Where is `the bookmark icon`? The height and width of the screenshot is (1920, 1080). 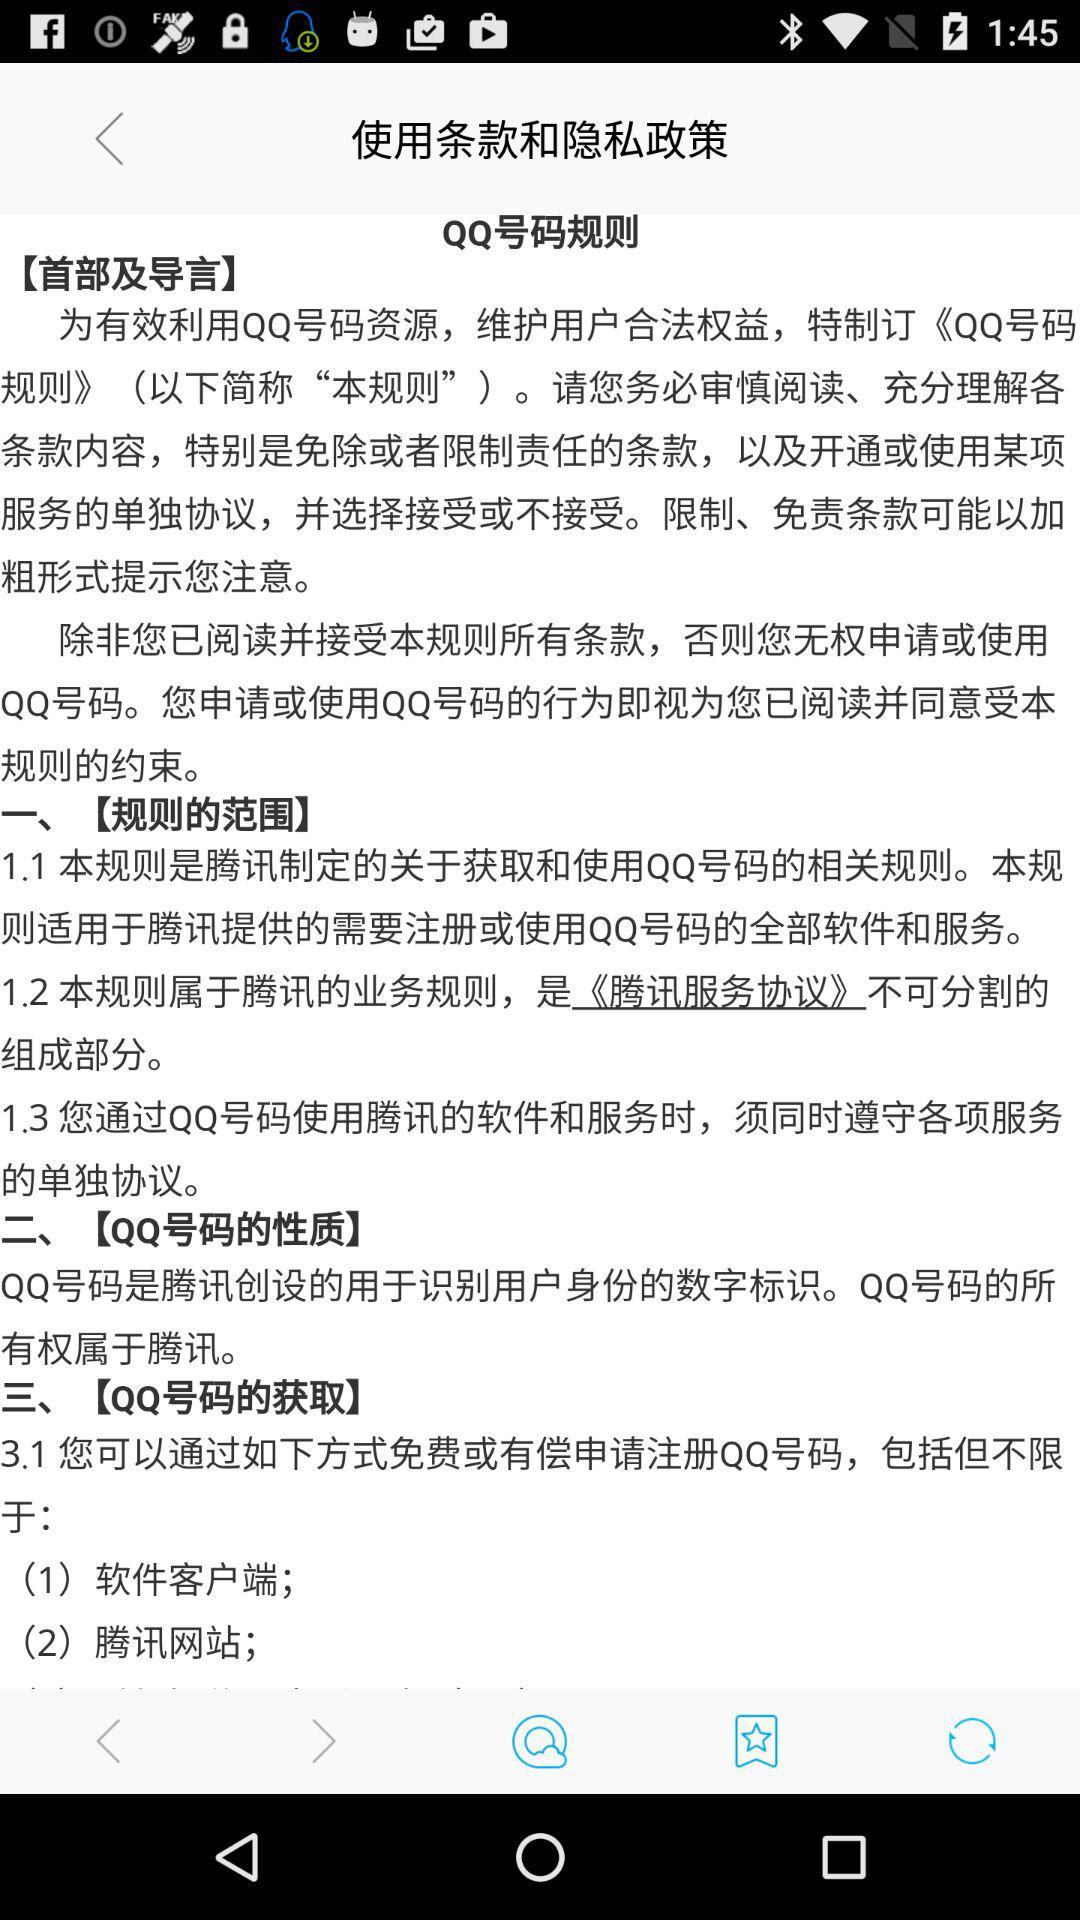
the bookmark icon is located at coordinates (756, 1862).